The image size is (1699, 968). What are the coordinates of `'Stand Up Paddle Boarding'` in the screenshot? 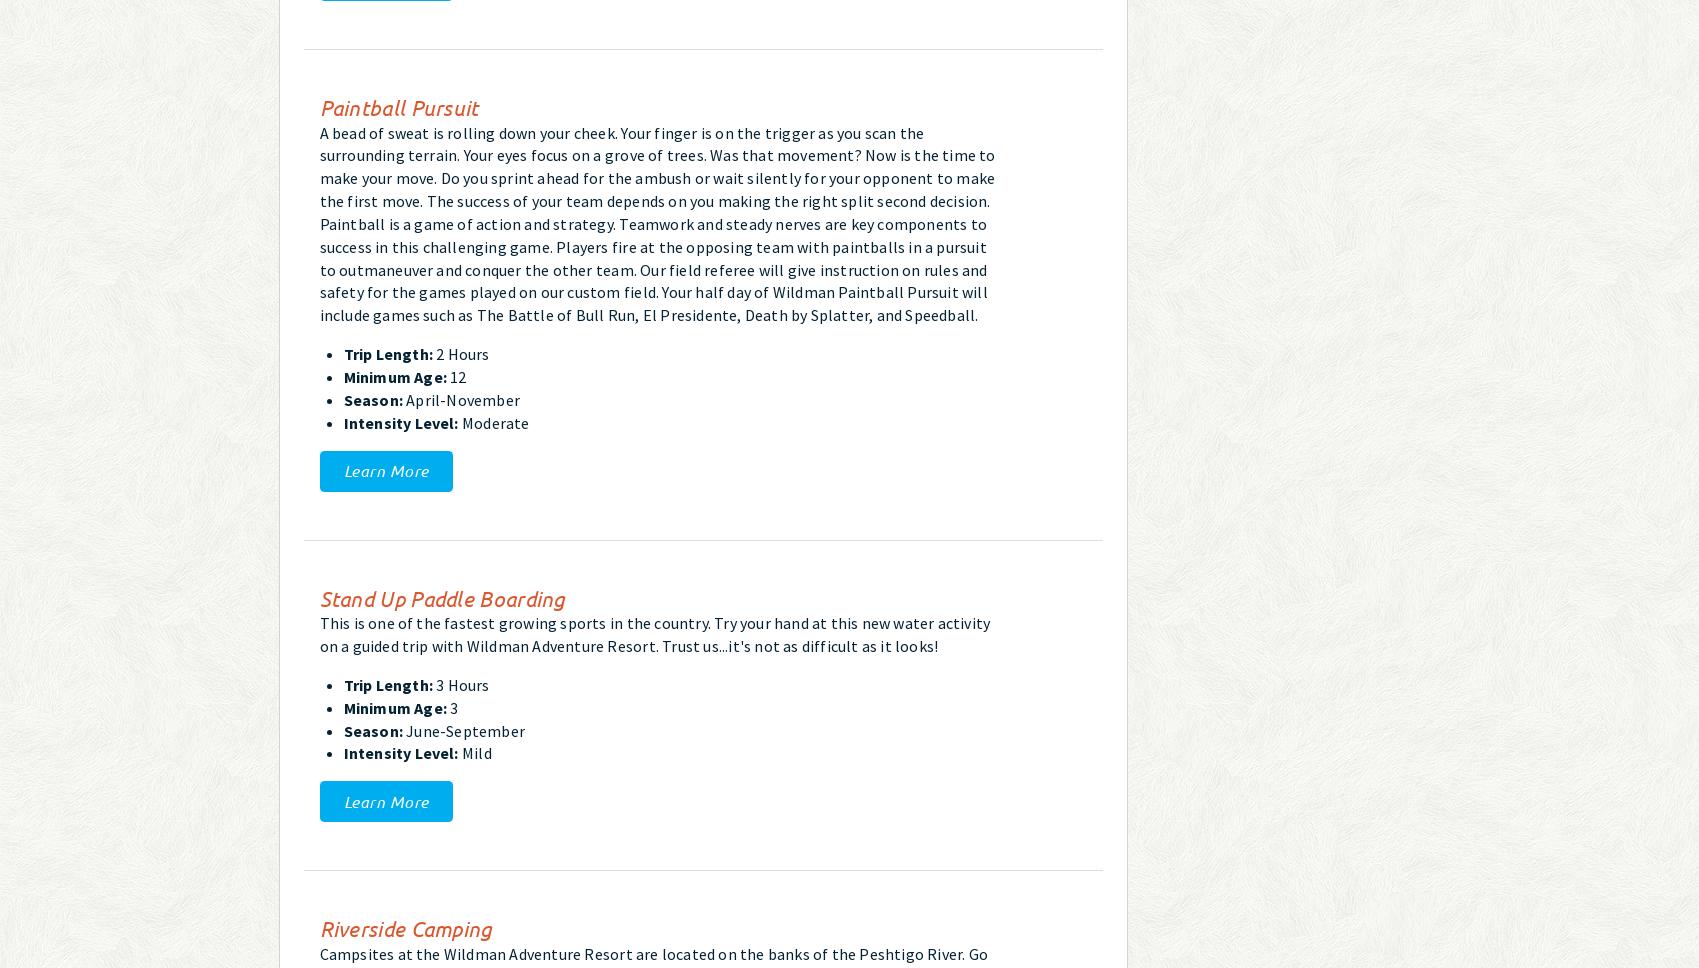 It's located at (318, 597).